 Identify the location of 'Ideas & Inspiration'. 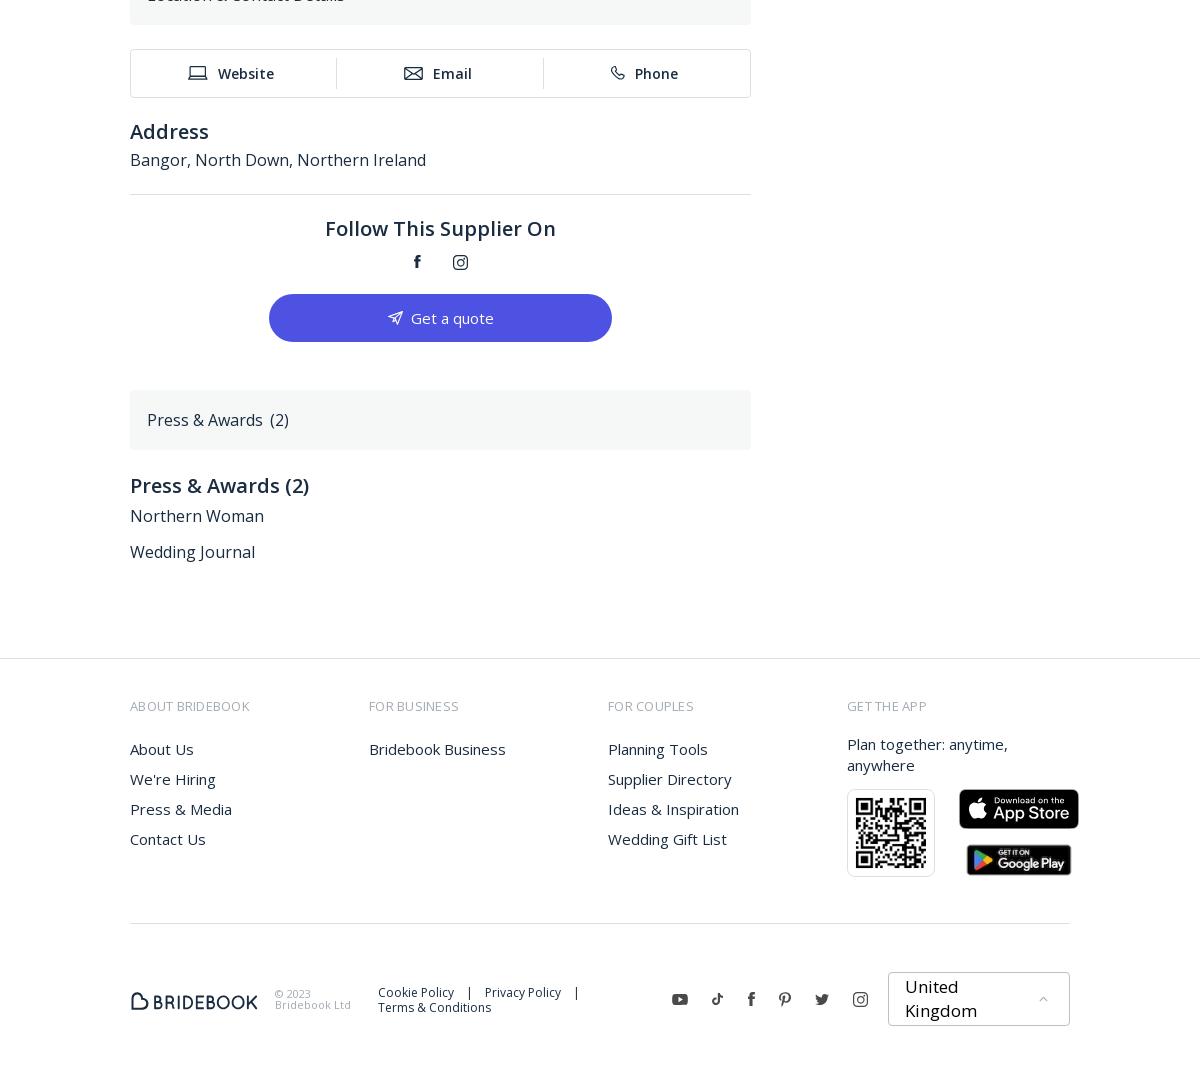
(673, 806).